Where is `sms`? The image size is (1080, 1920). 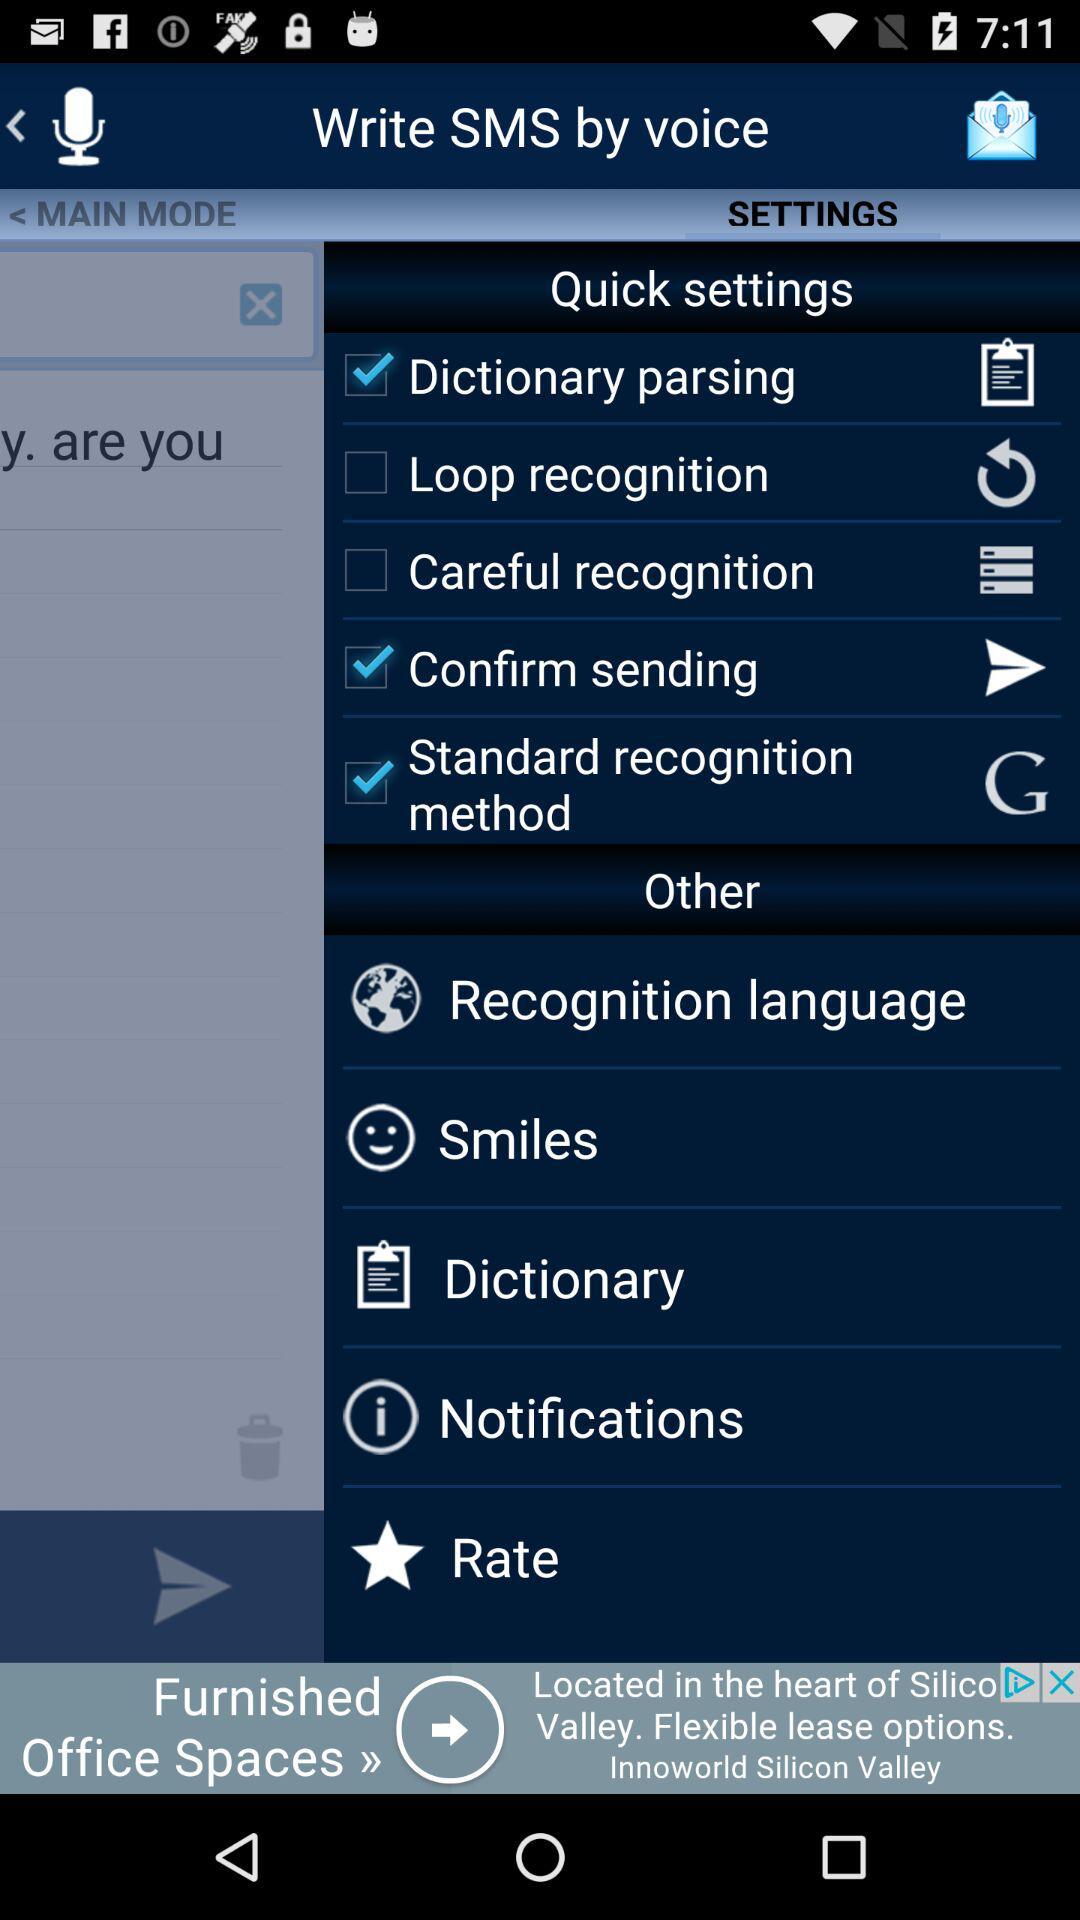
sms is located at coordinates (77, 124).